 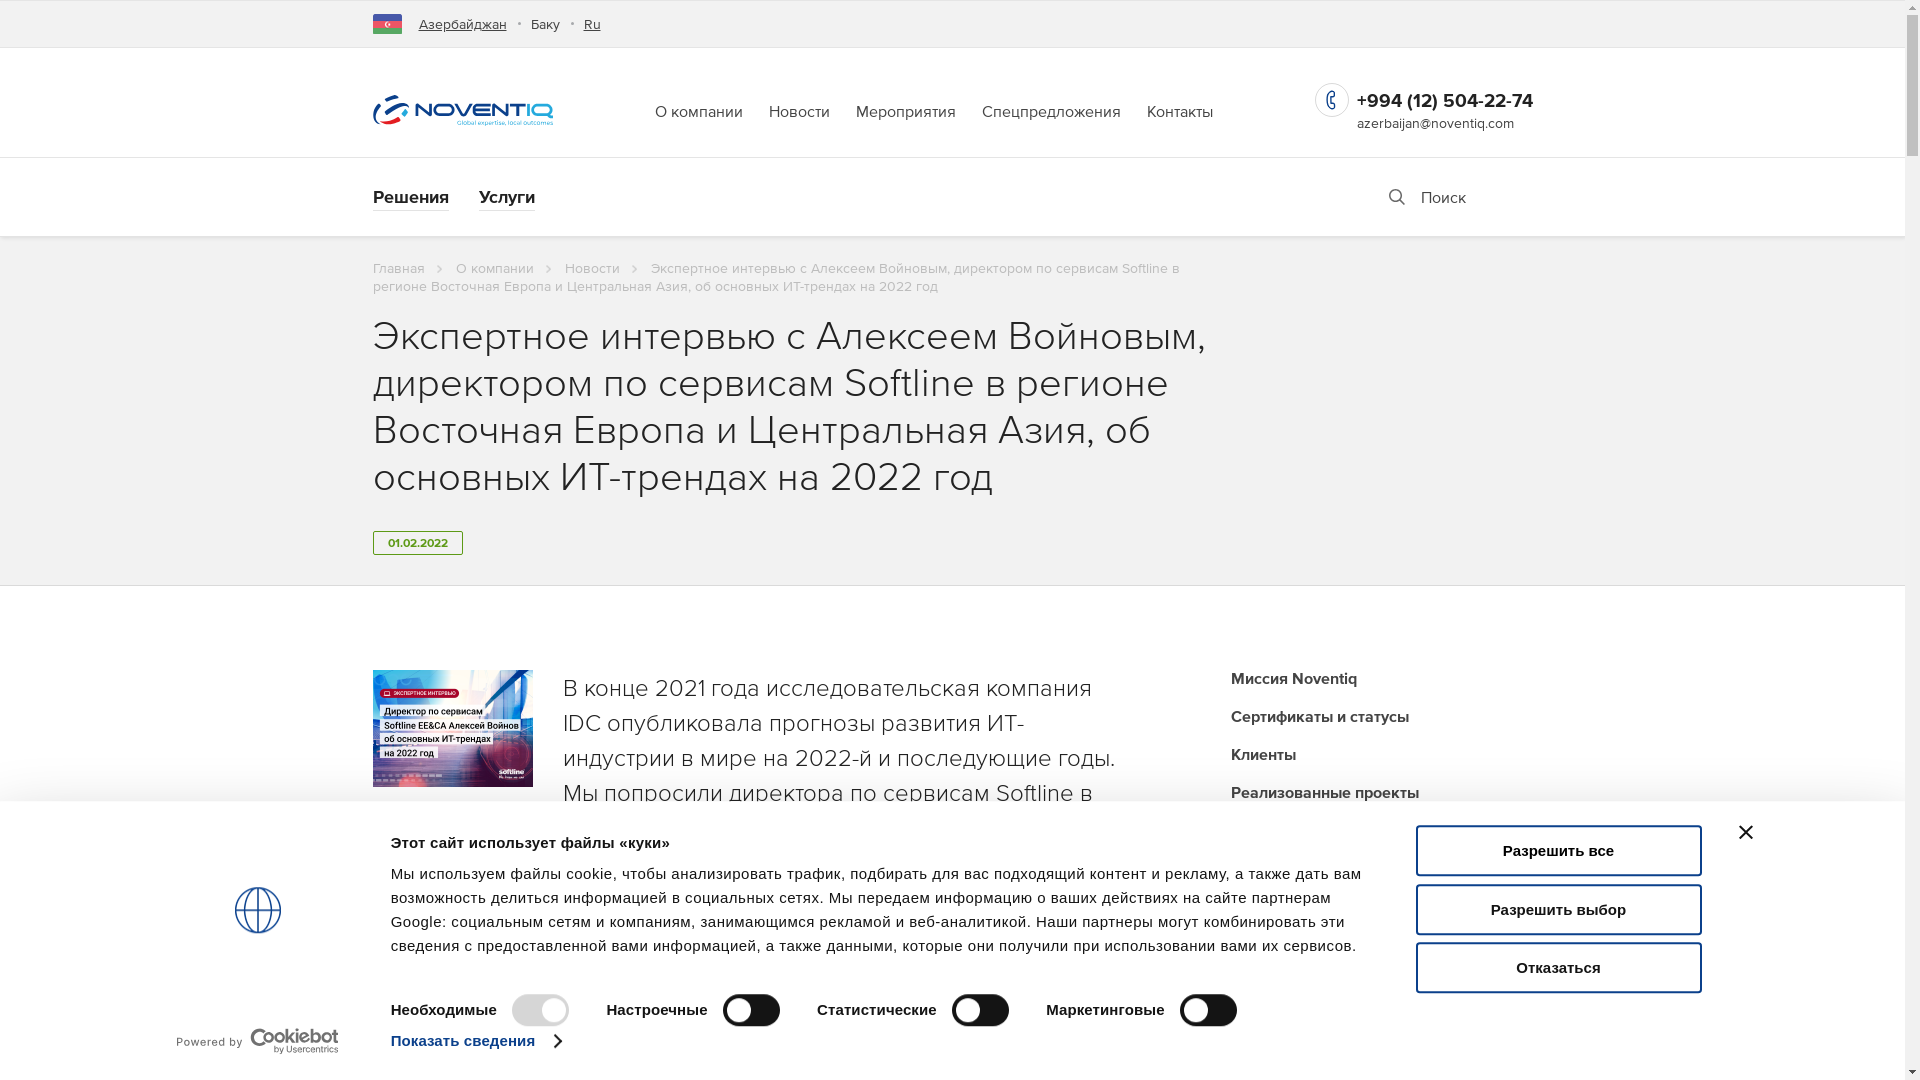 What do you see at coordinates (1433, 123) in the screenshot?
I see `'azerbaijan@noventiq.com'` at bounding box center [1433, 123].